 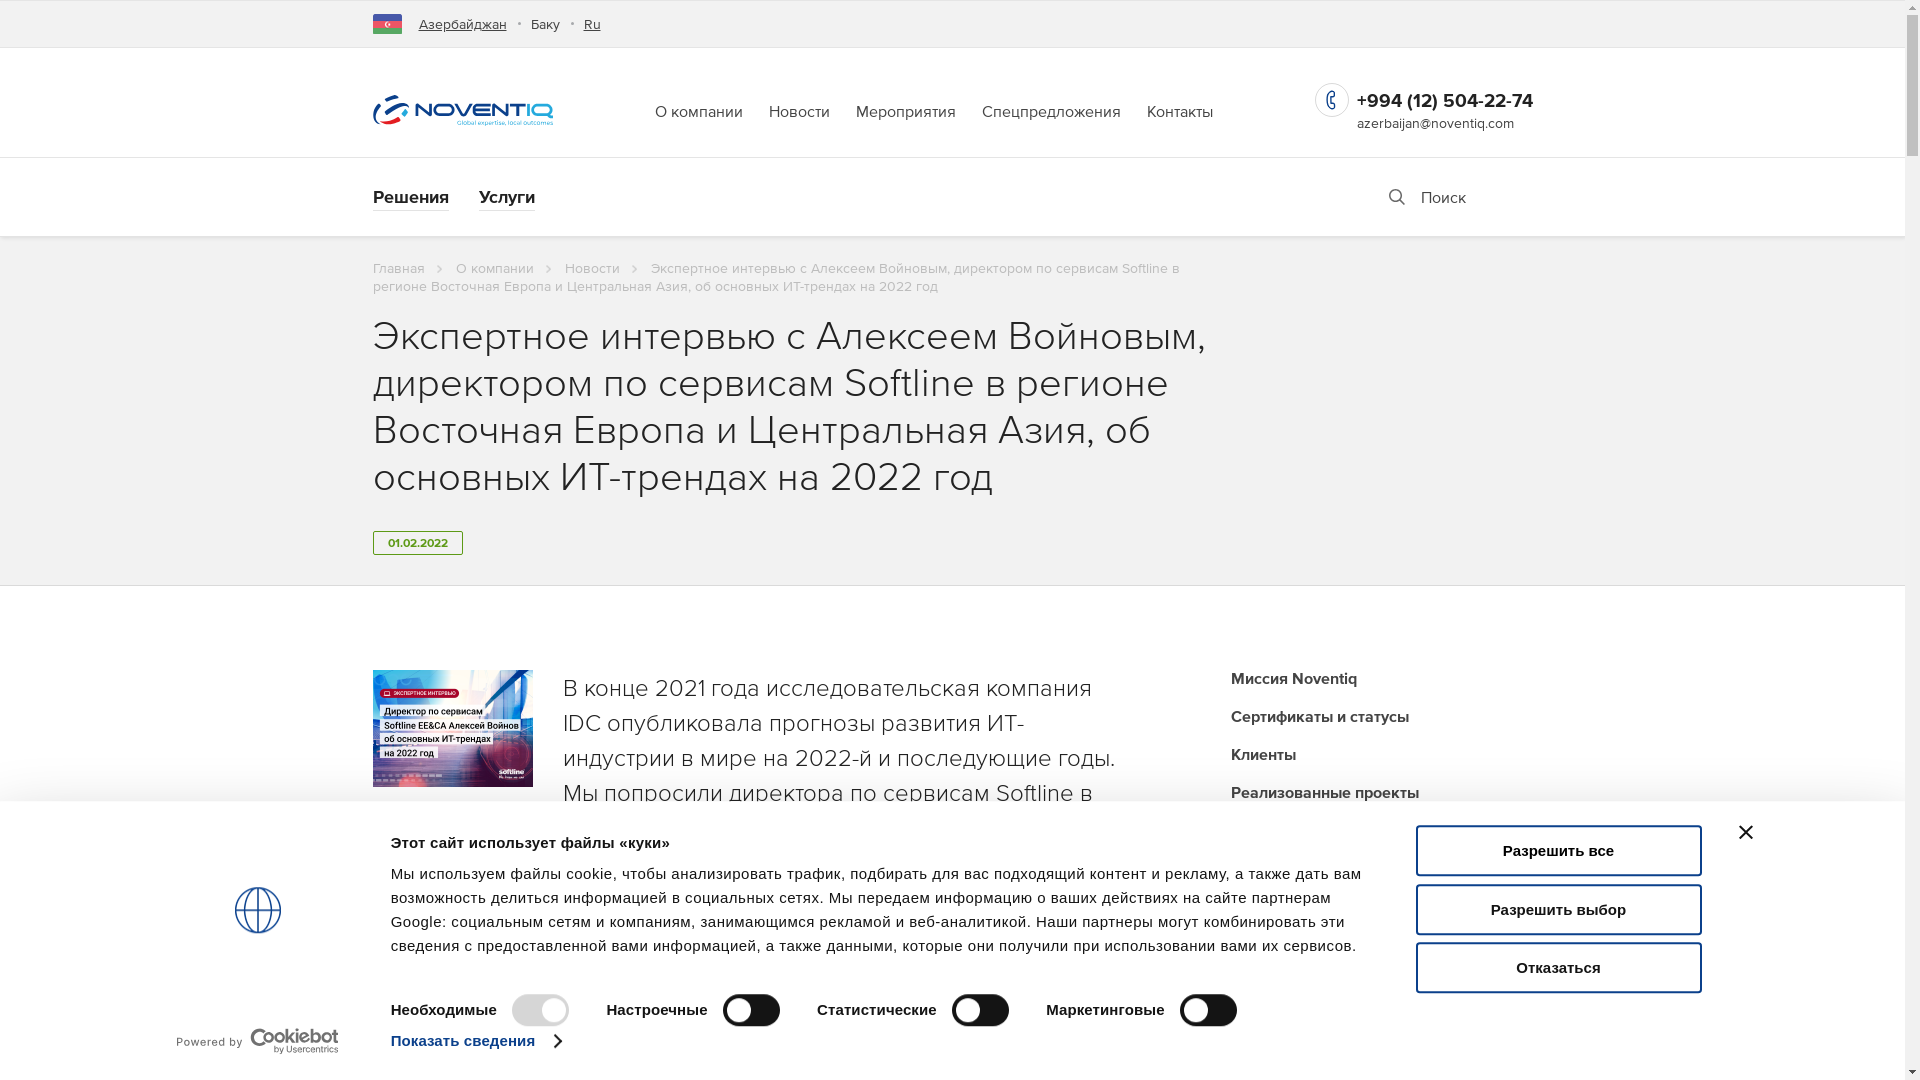 What do you see at coordinates (1433, 123) in the screenshot?
I see `'azerbaijan@noventiq.com'` at bounding box center [1433, 123].